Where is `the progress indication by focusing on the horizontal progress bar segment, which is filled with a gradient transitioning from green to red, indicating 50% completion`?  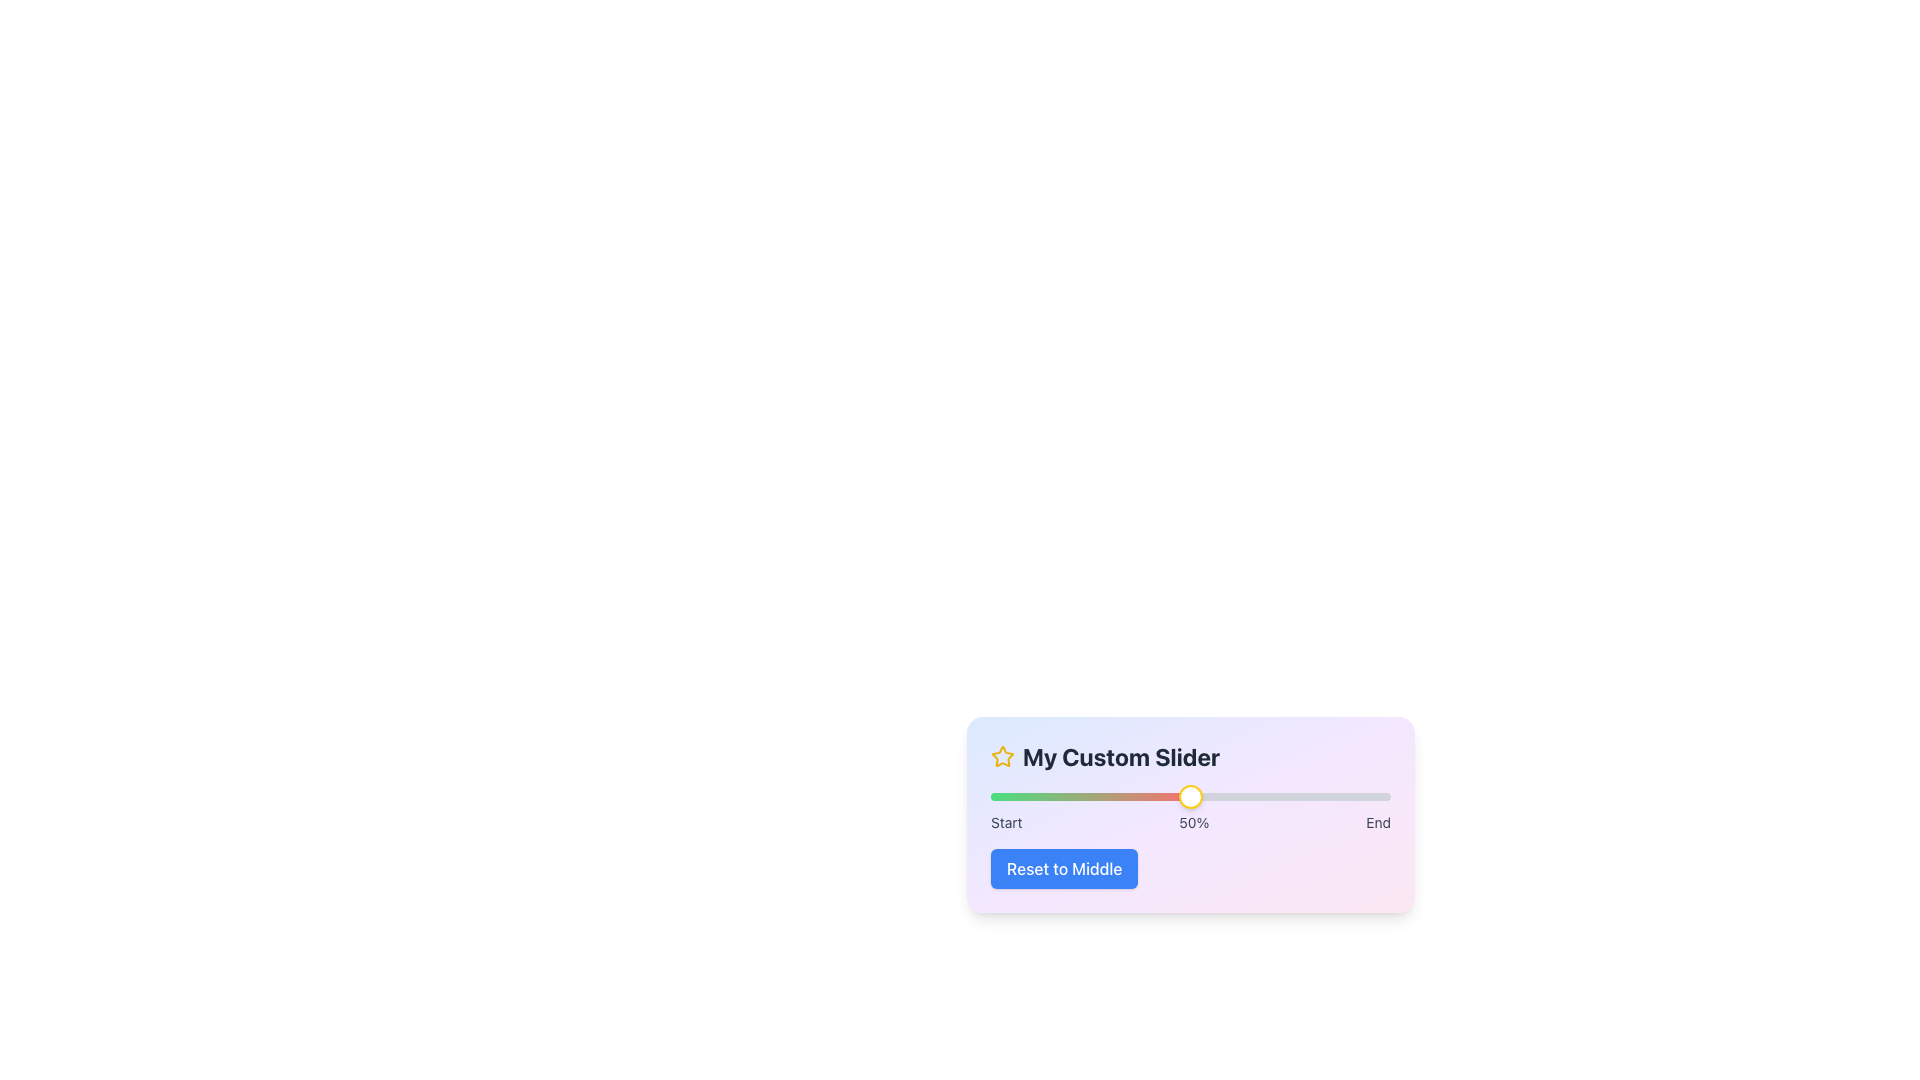 the progress indication by focusing on the horizontal progress bar segment, which is filled with a gradient transitioning from green to red, indicating 50% completion is located at coordinates (1089, 796).